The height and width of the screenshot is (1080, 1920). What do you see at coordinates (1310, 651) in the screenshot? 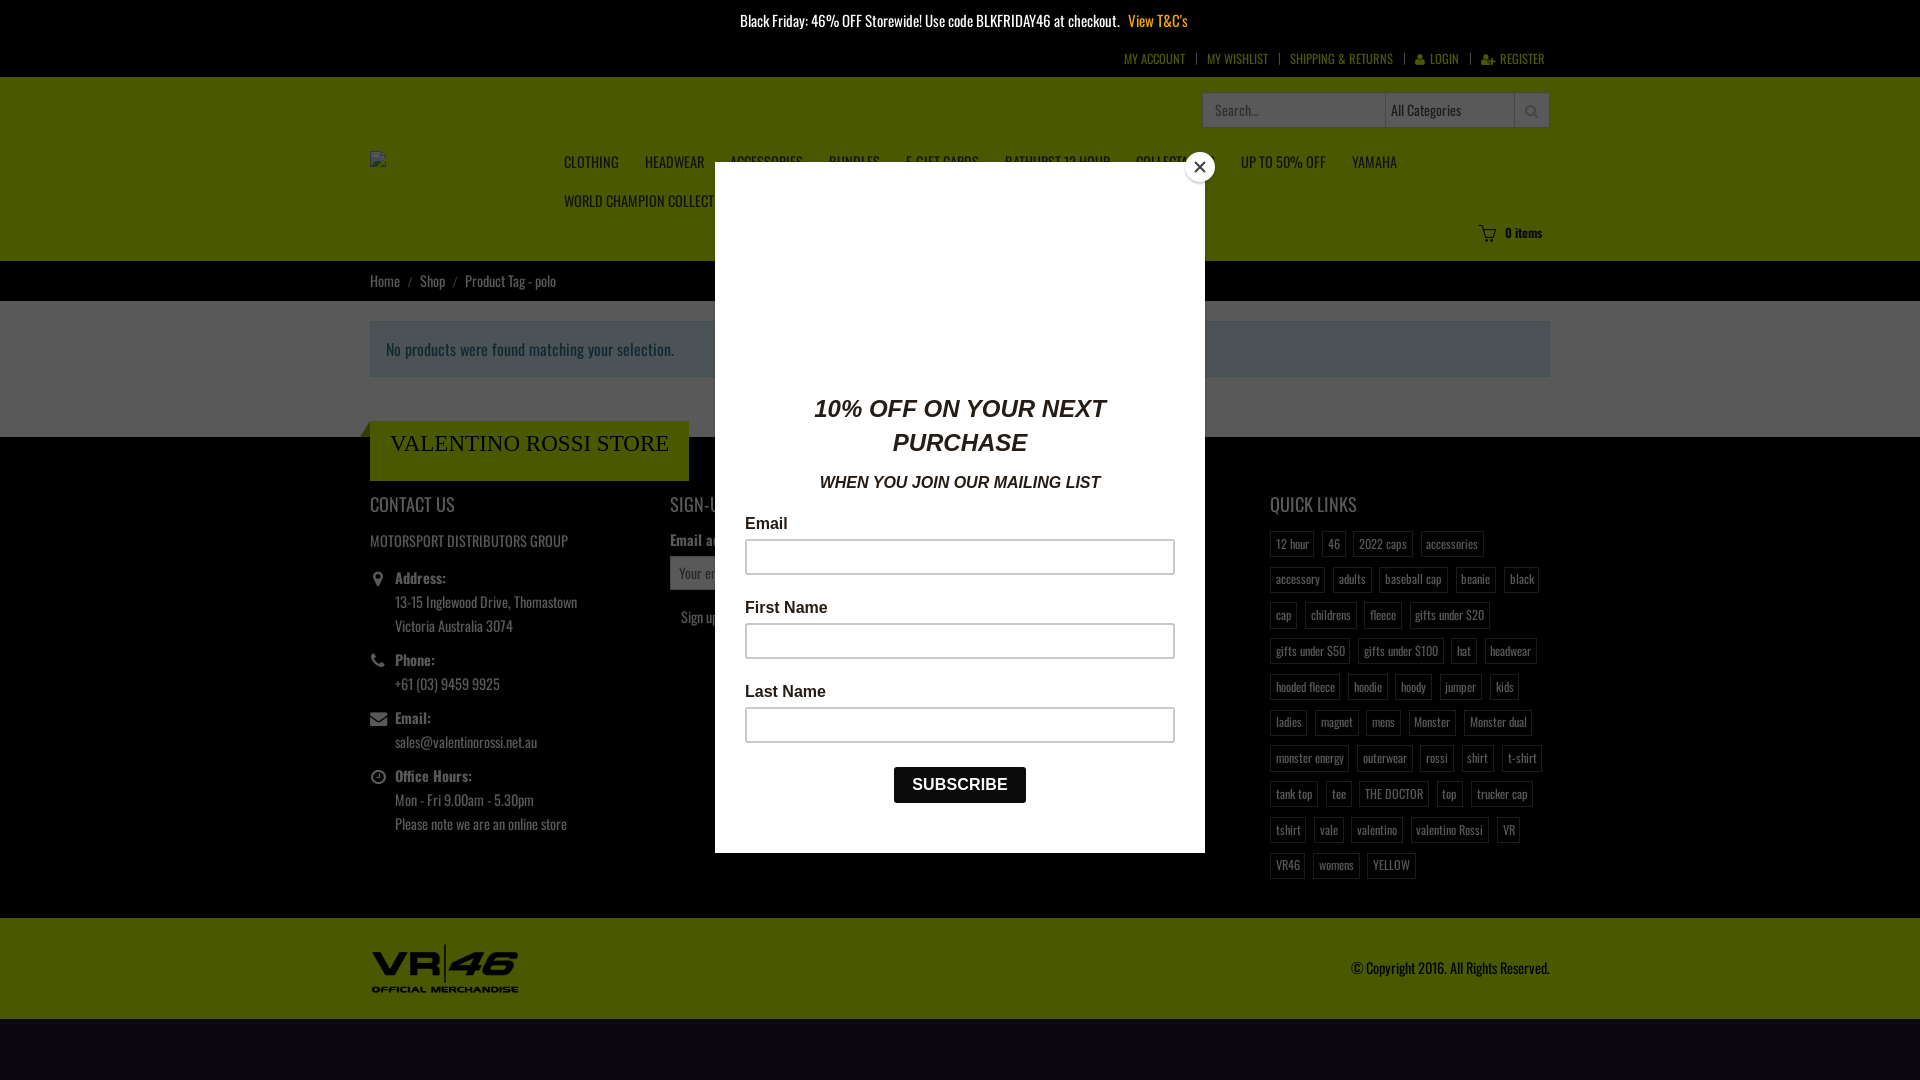
I see `'gifts under $50'` at bounding box center [1310, 651].